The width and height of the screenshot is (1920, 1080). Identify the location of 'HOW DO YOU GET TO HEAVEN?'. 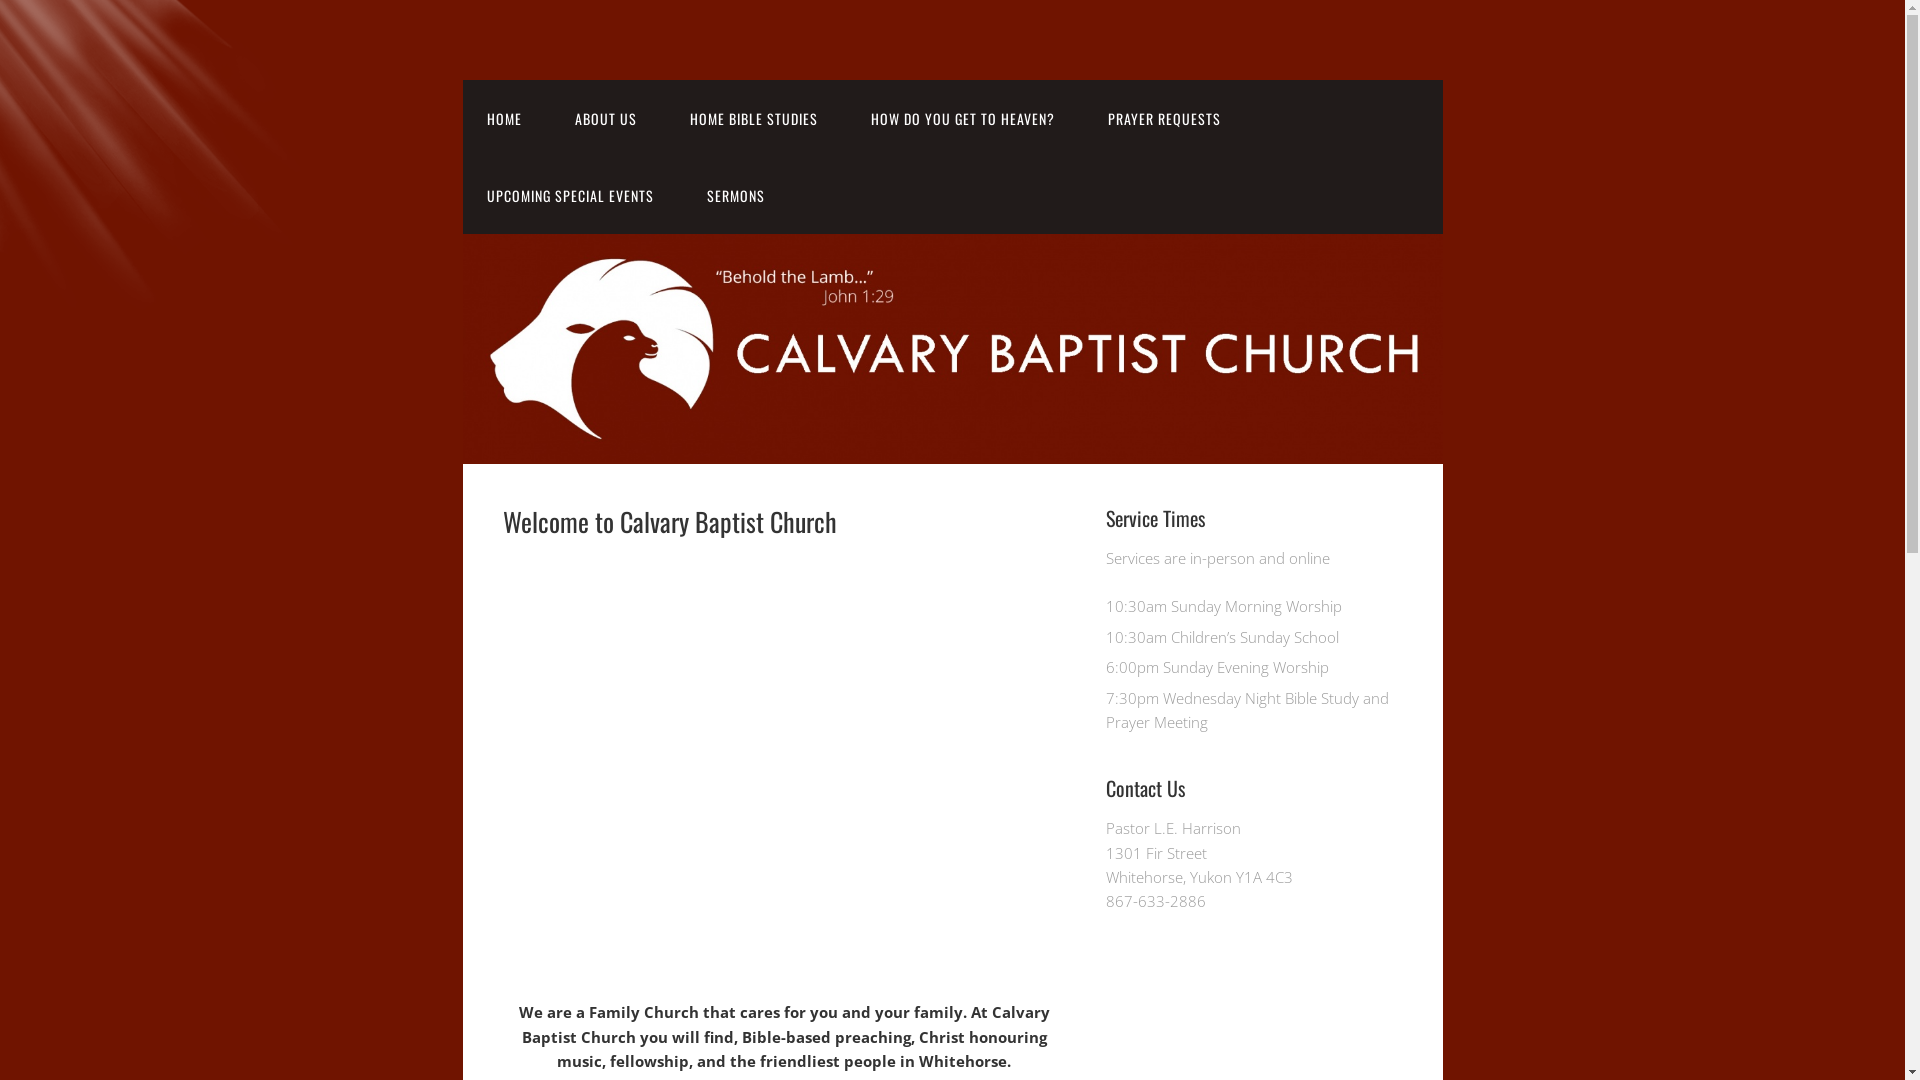
(961, 118).